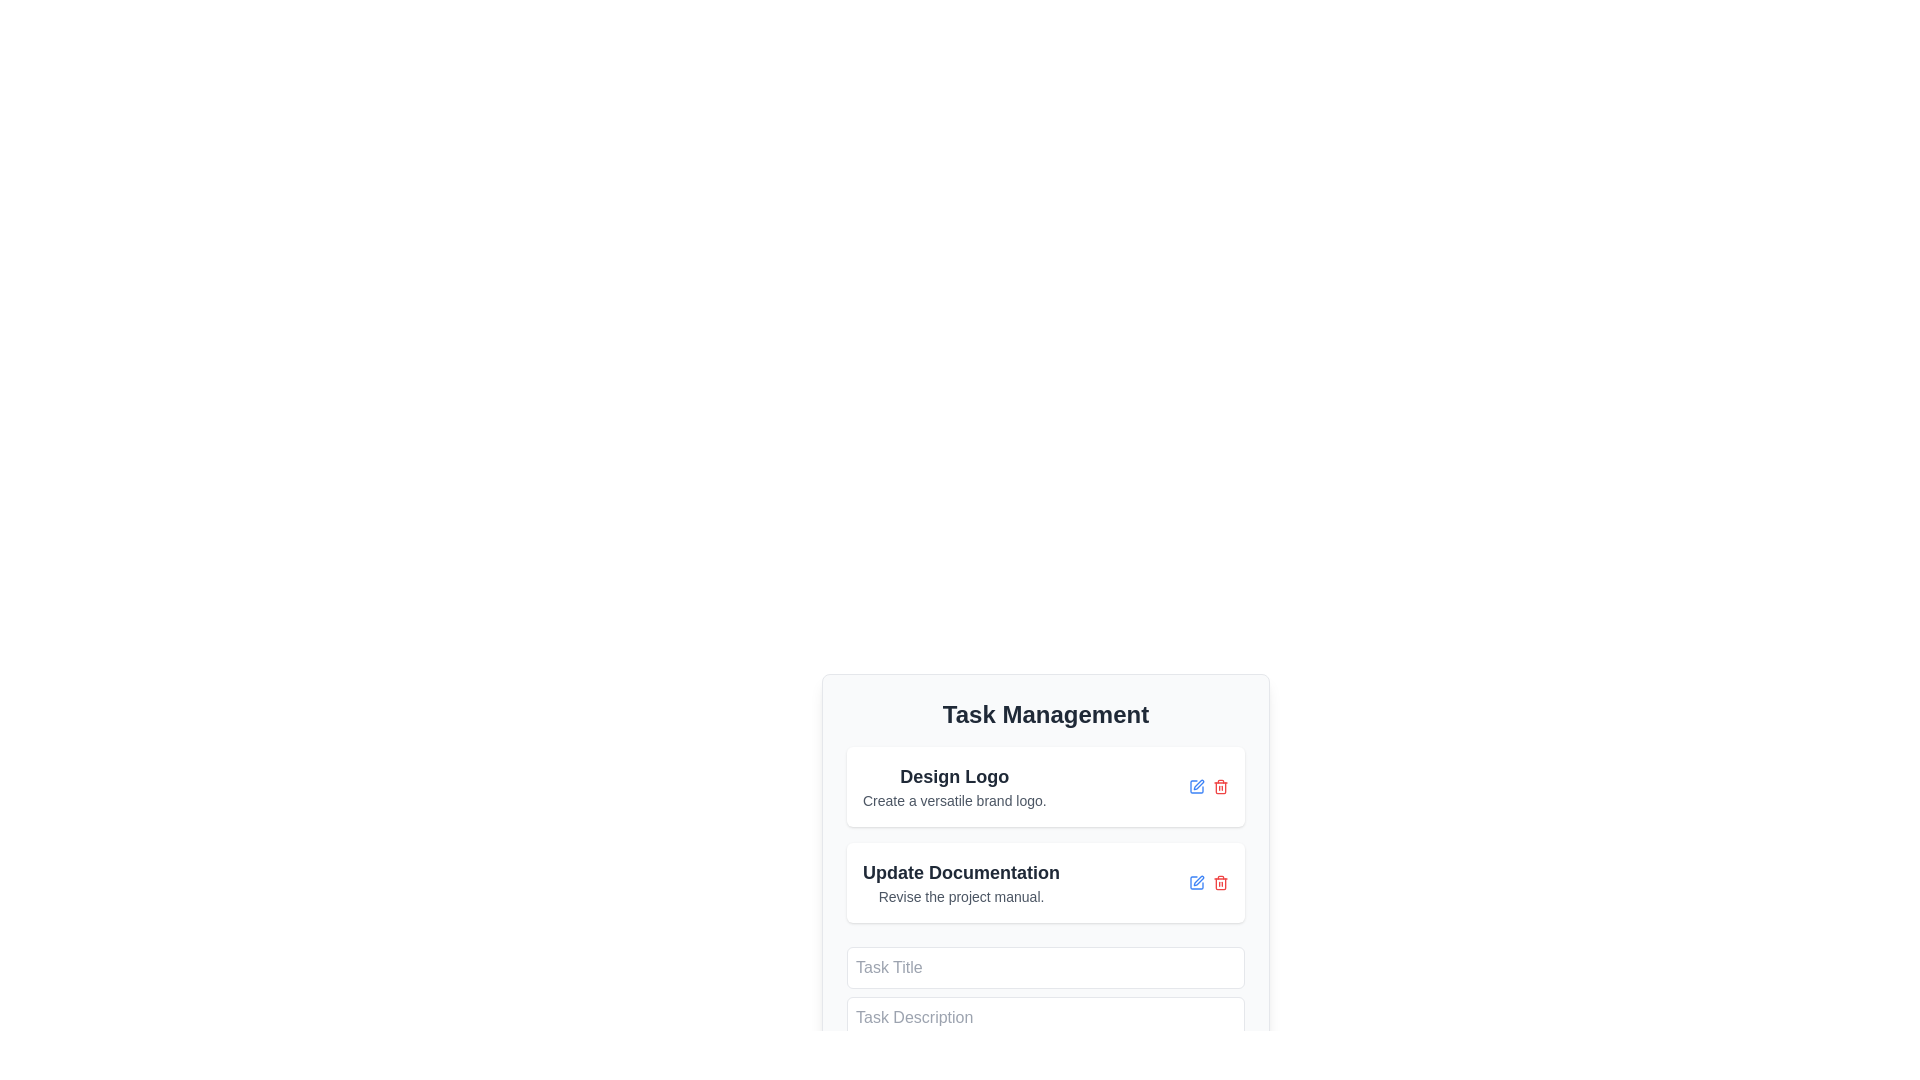  I want to click on the red trash icon located at the bottom-right corner of the 'Update Documentation' task section, so click(1208, 882).